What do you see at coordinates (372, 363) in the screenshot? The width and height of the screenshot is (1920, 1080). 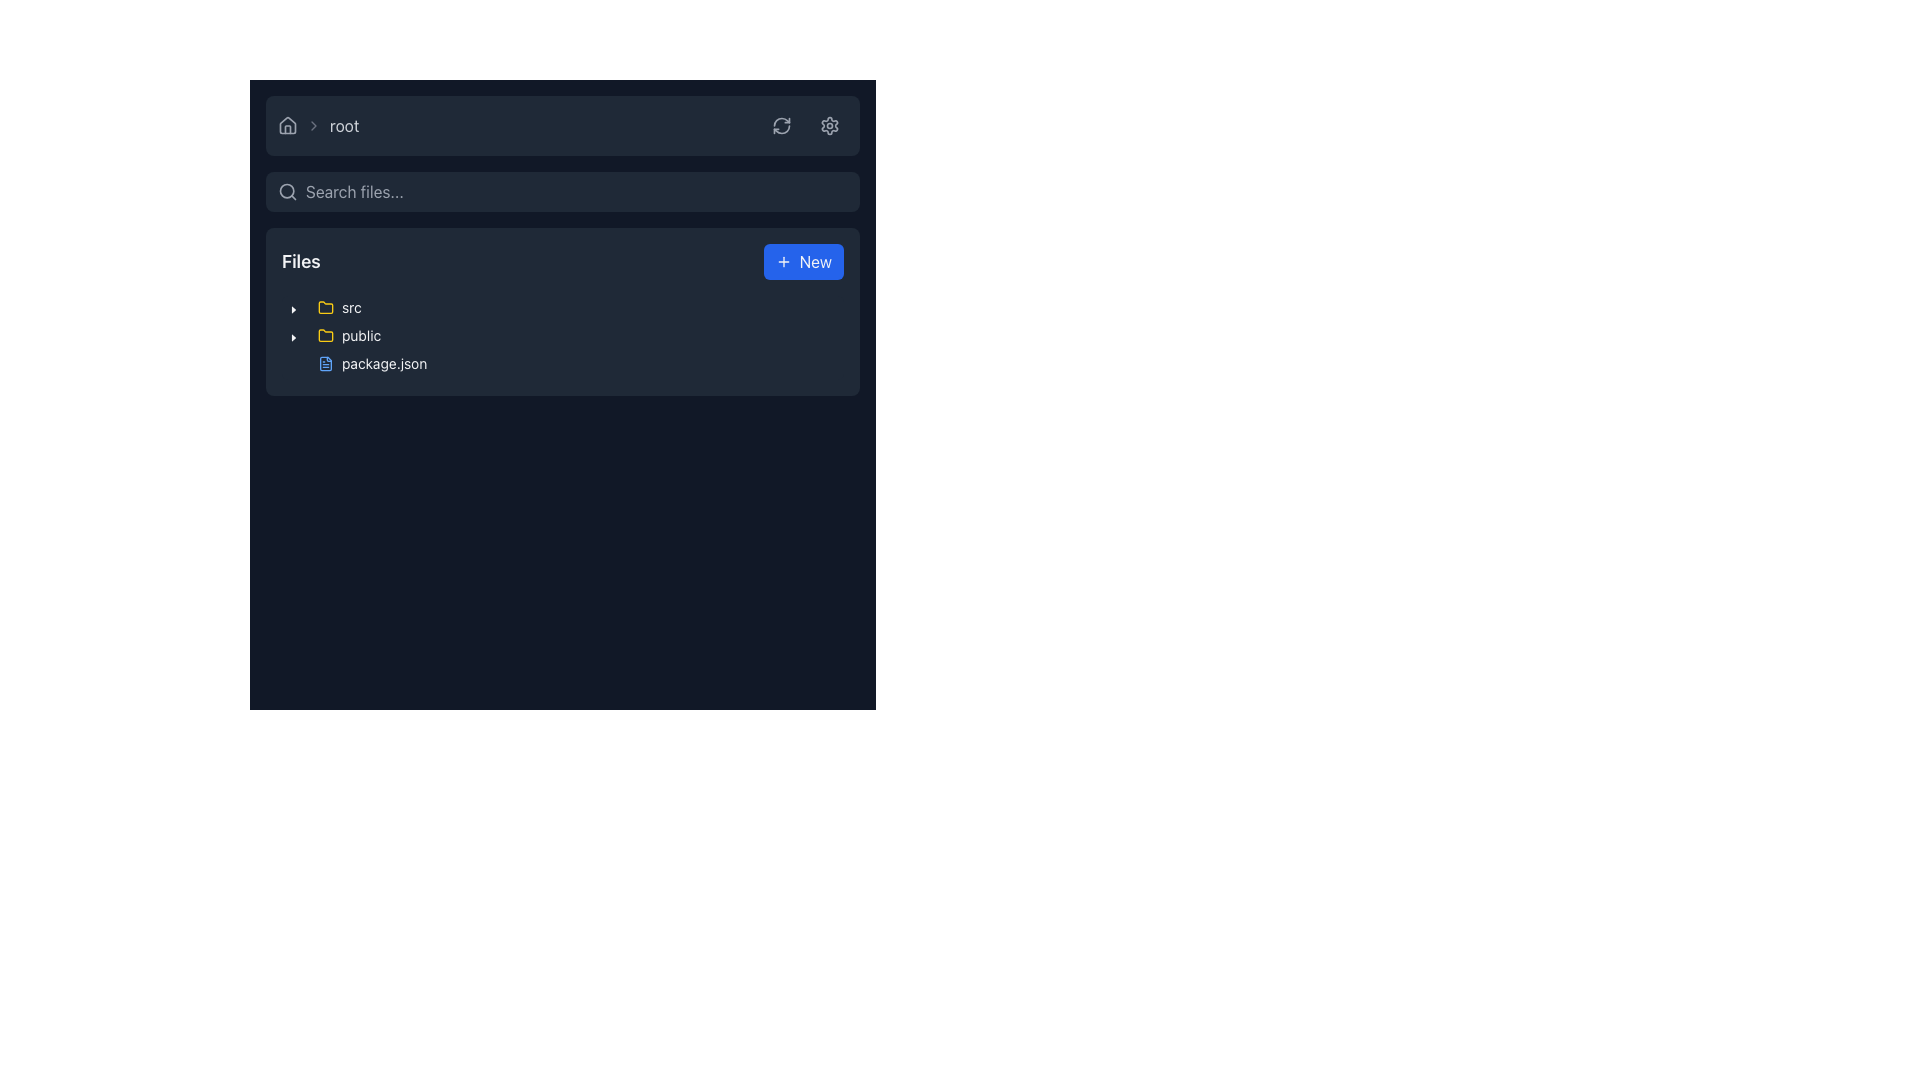 I see `the 'package.json' file node in the file directory` at bounding box center [372, 363].